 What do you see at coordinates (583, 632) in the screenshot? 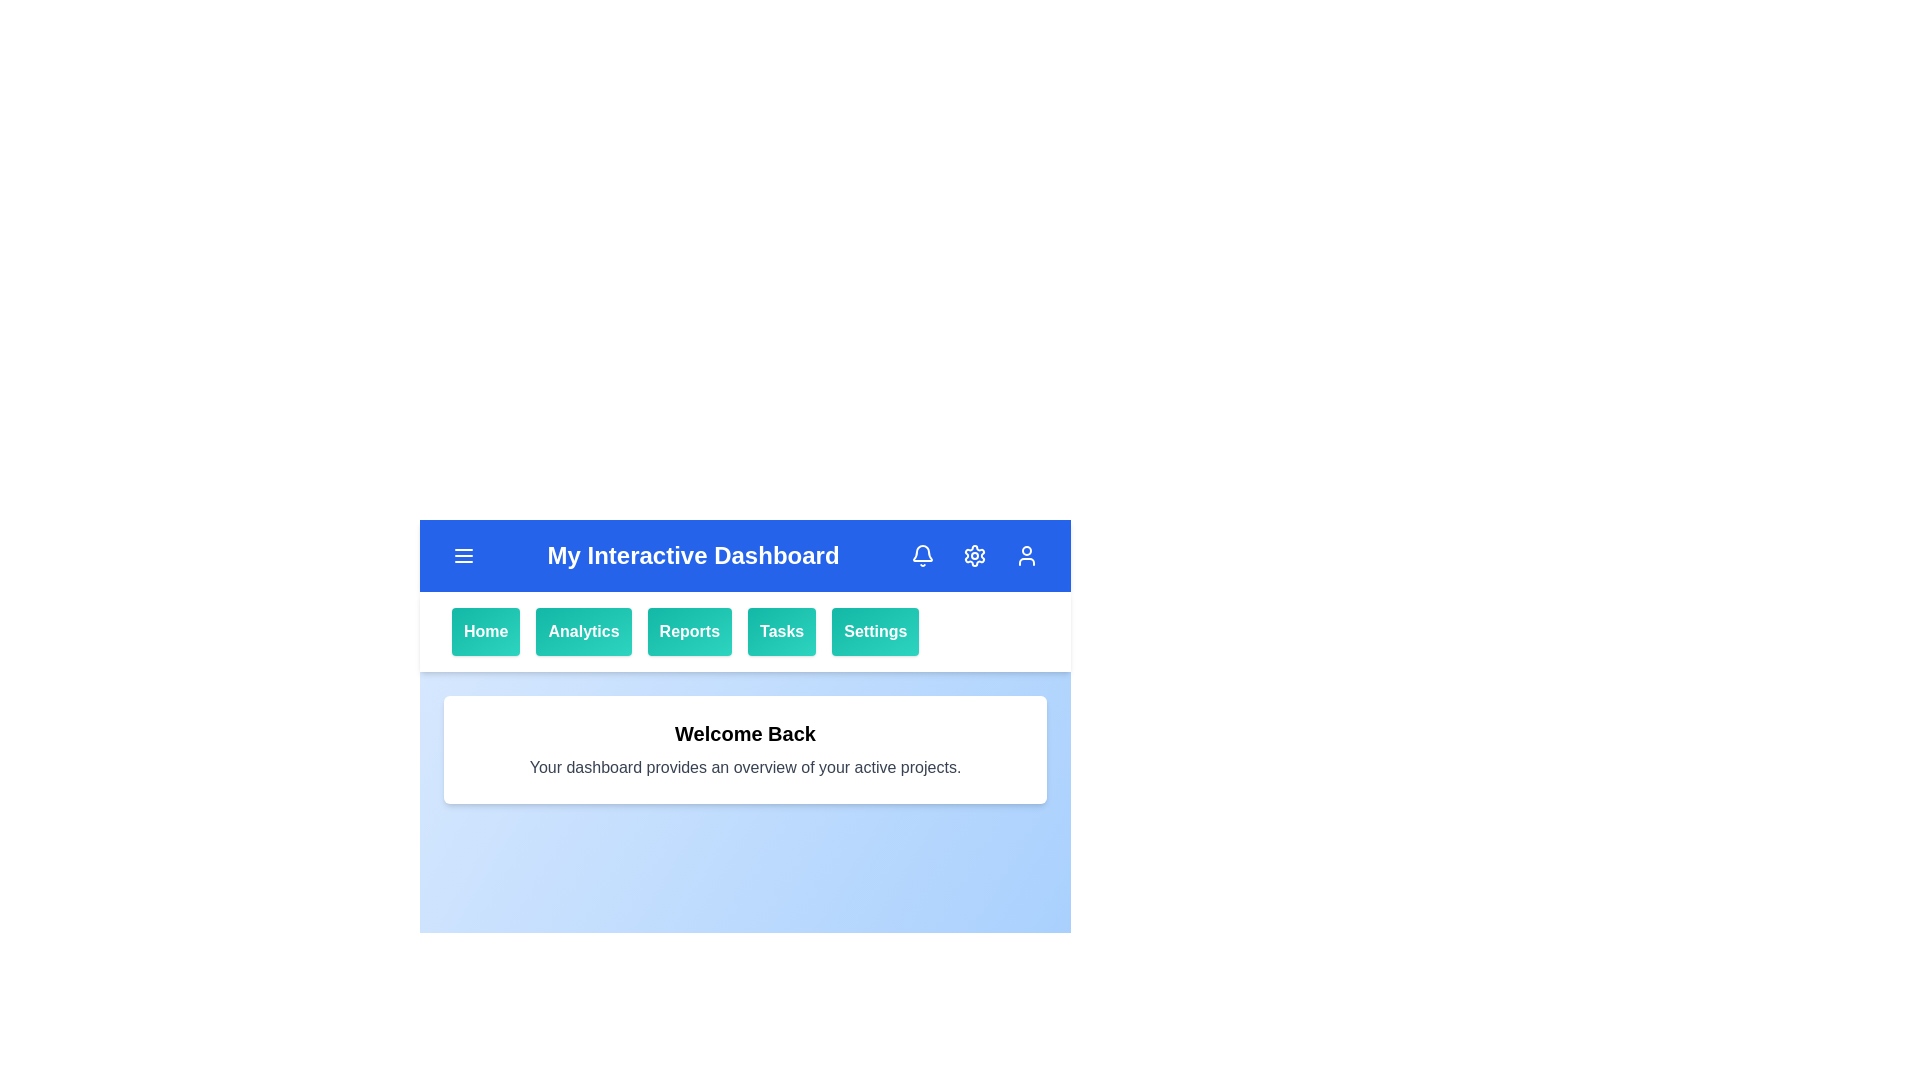
I see `the analytics_button to observe the hover effect` at bounding box center [583, 632].